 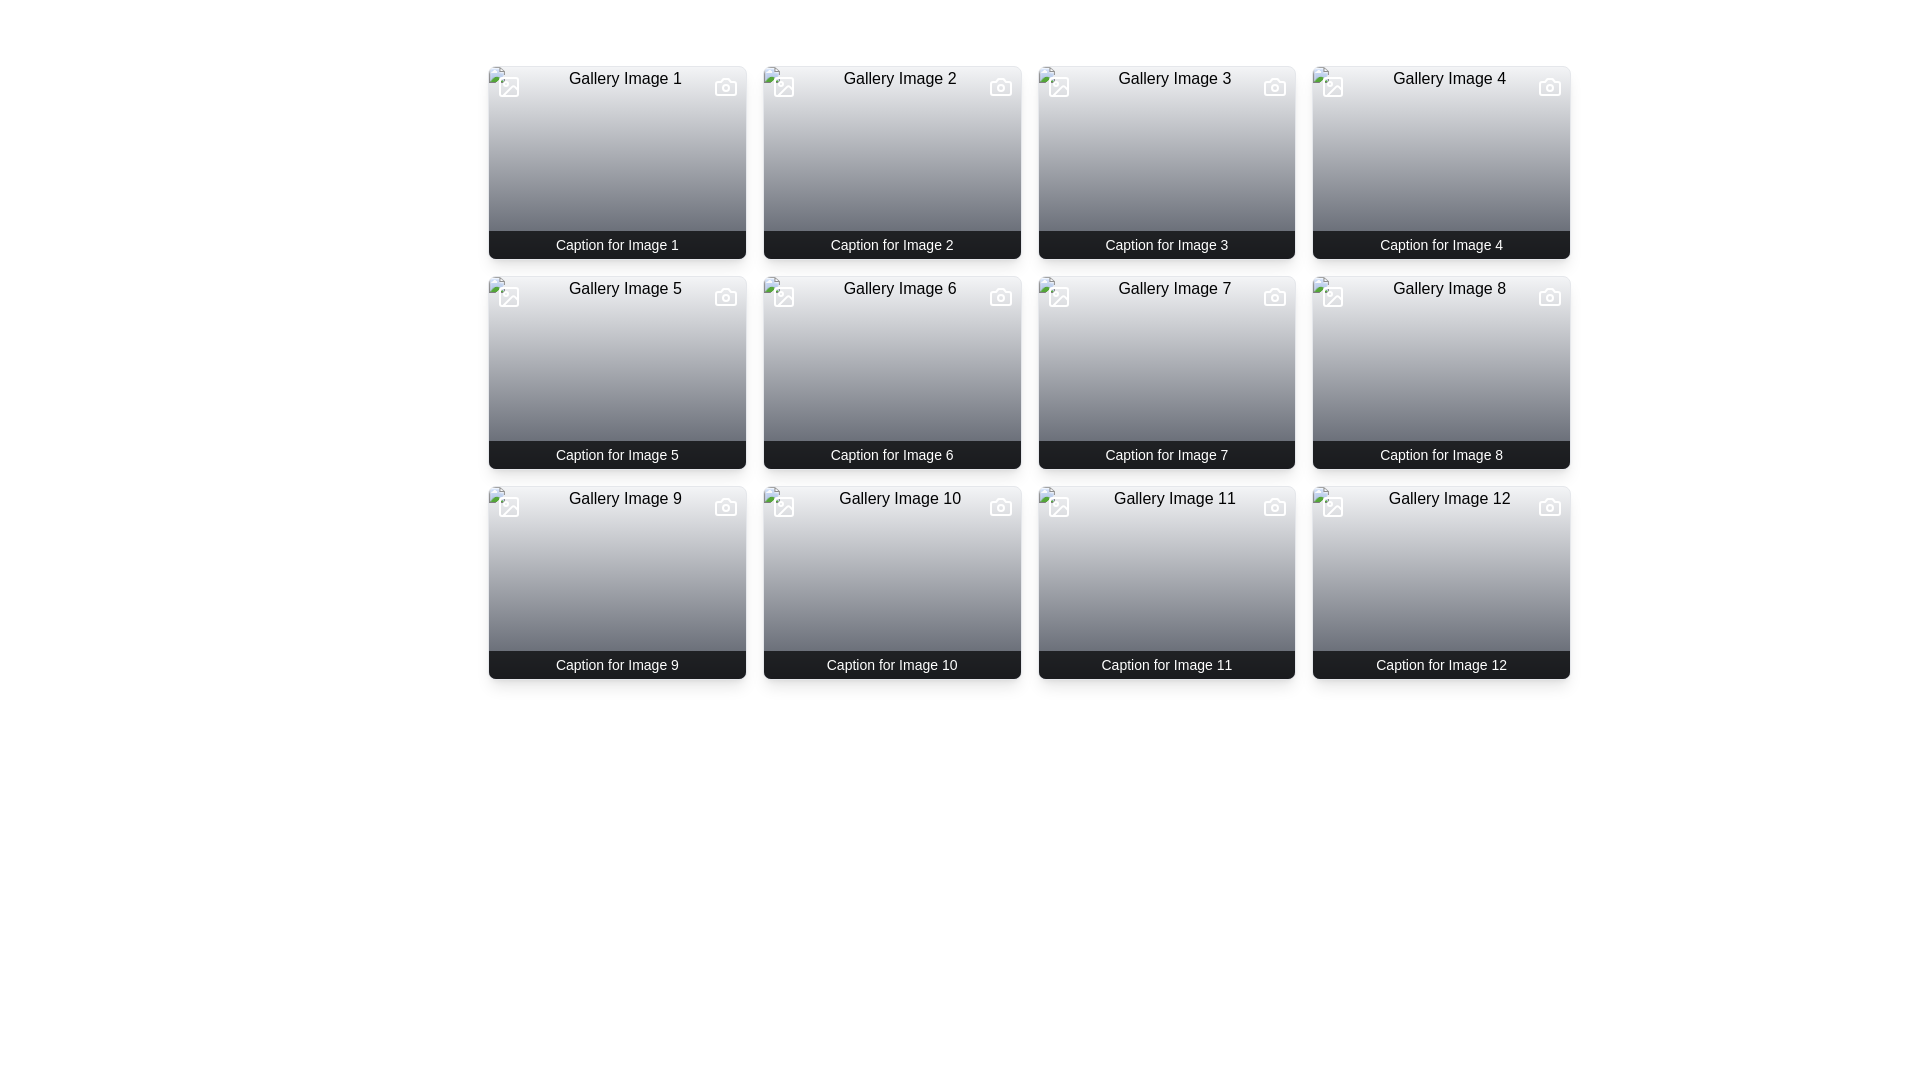 I want to click on the enhanced appearance of the Background gradient overlay located within the 'Gallery Image 8' card in the second row, fourth column of the grid layout, so click(x=1441, y=373).